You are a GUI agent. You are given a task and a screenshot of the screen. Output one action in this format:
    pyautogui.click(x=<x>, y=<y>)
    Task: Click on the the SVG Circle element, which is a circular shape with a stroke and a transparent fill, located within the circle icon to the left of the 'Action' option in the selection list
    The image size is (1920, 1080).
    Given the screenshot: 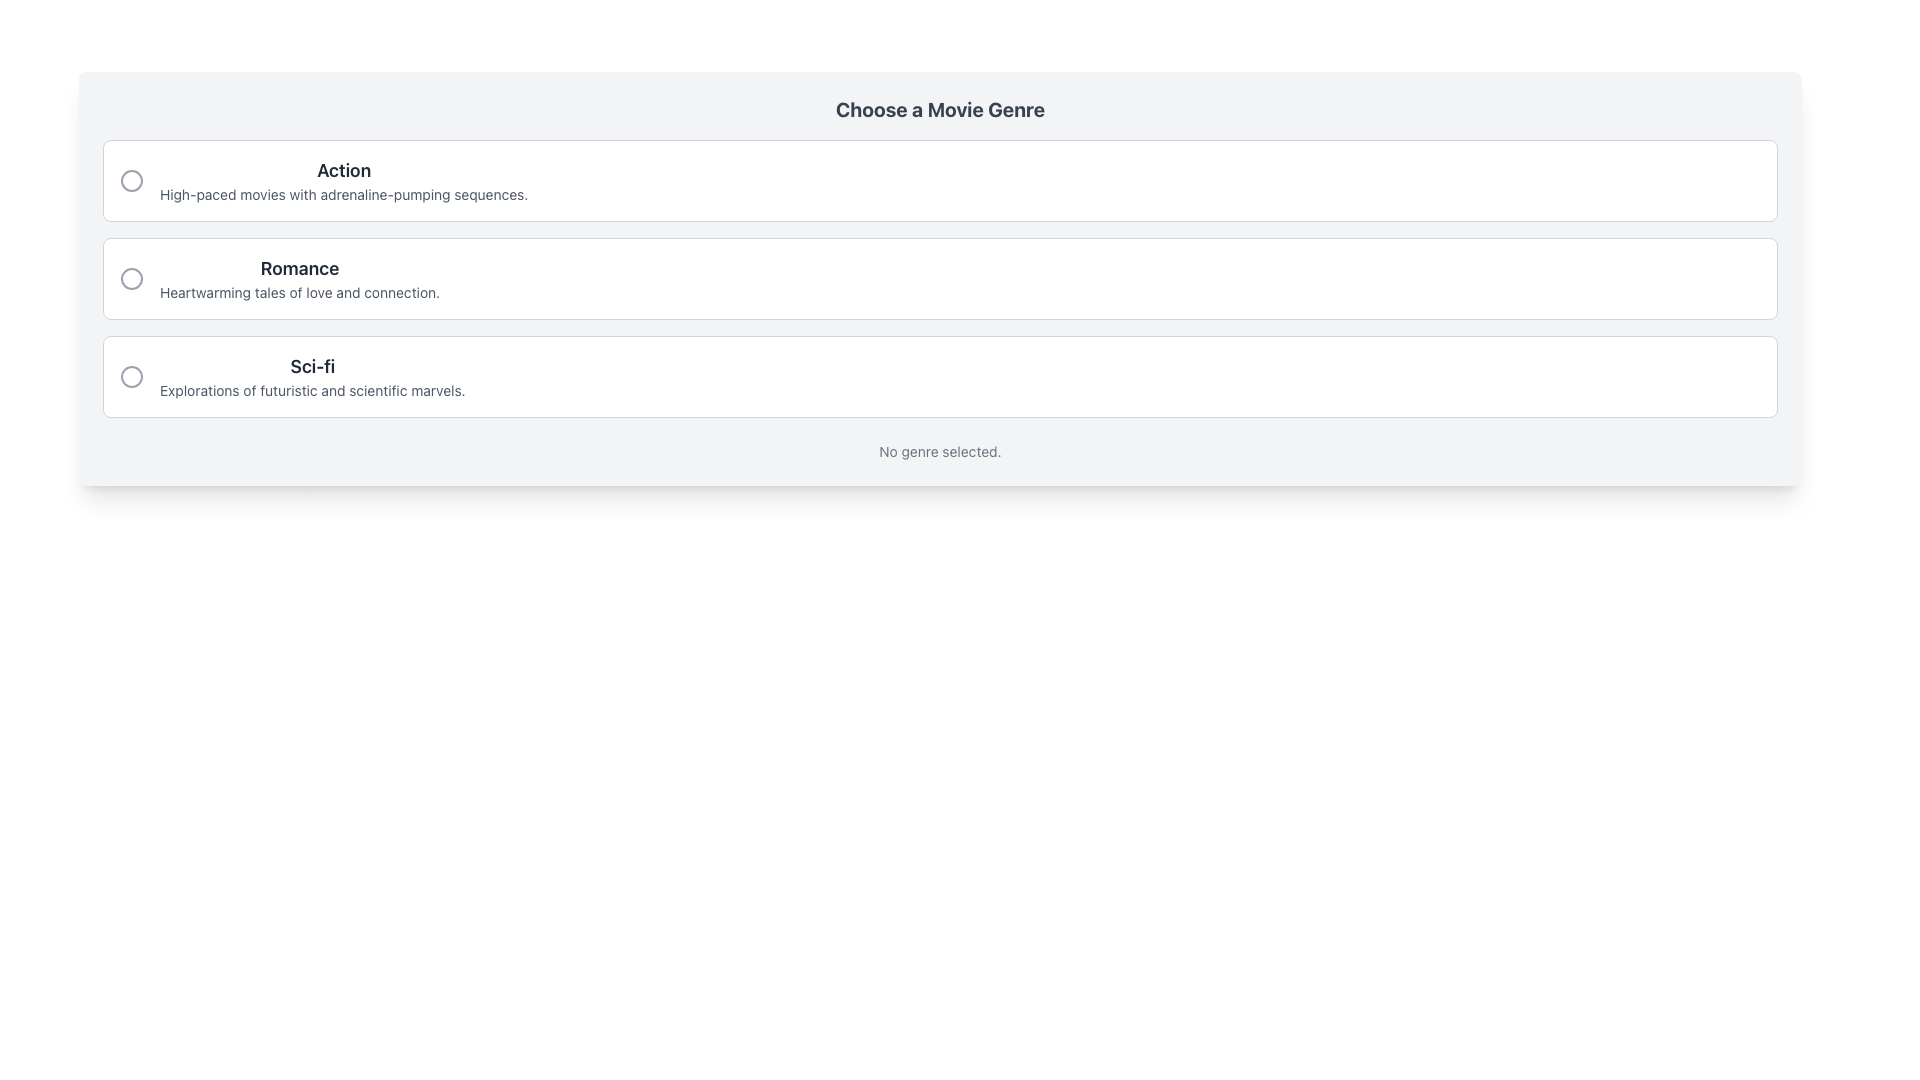 What is the action you would take?
    pyautogui.click(x=131, y=181)
    